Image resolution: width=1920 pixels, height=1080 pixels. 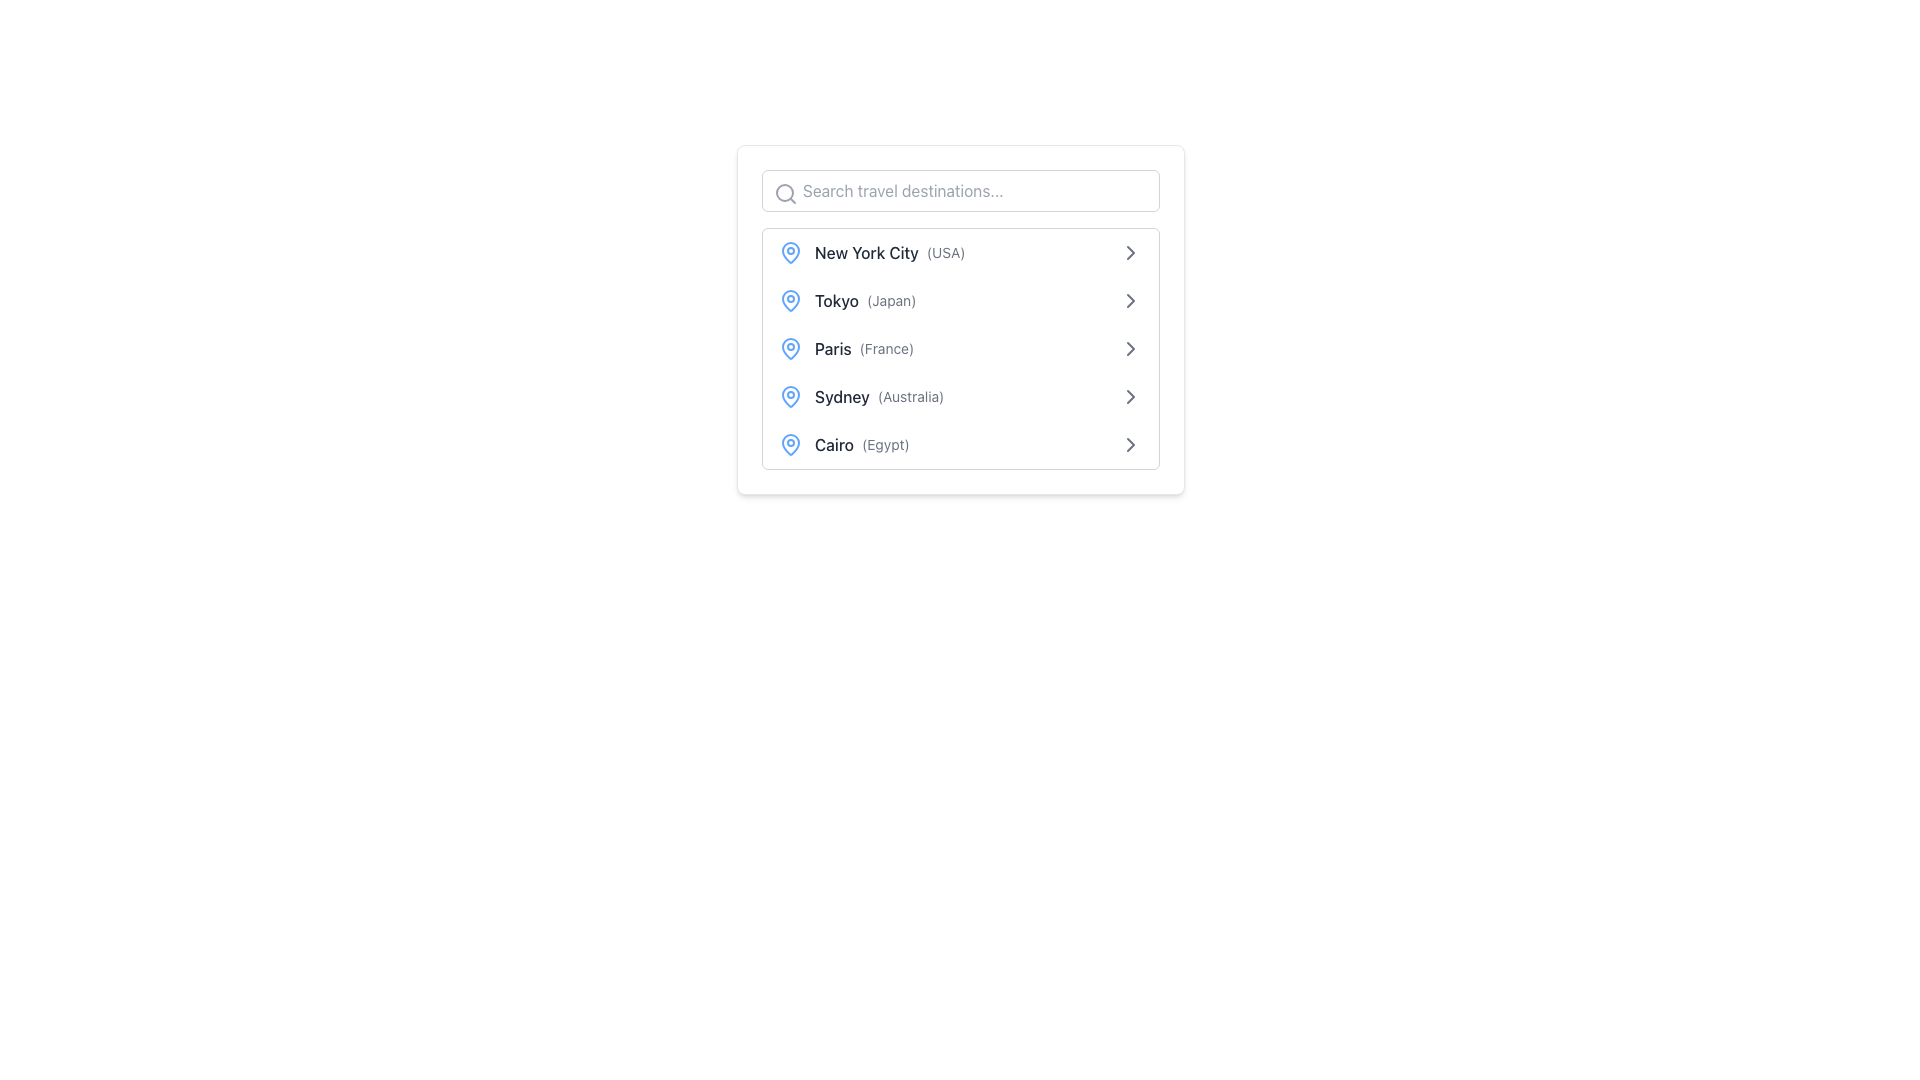 What do you see at coordinates (945, 252) in the screenshot?
I see `the textual content displaying the text '(USA)', which is styled with a smaller grey font and positioned to the immediate right of 'New York City' in the first item of a vertical list of locations` at bounding box center [945, 252].